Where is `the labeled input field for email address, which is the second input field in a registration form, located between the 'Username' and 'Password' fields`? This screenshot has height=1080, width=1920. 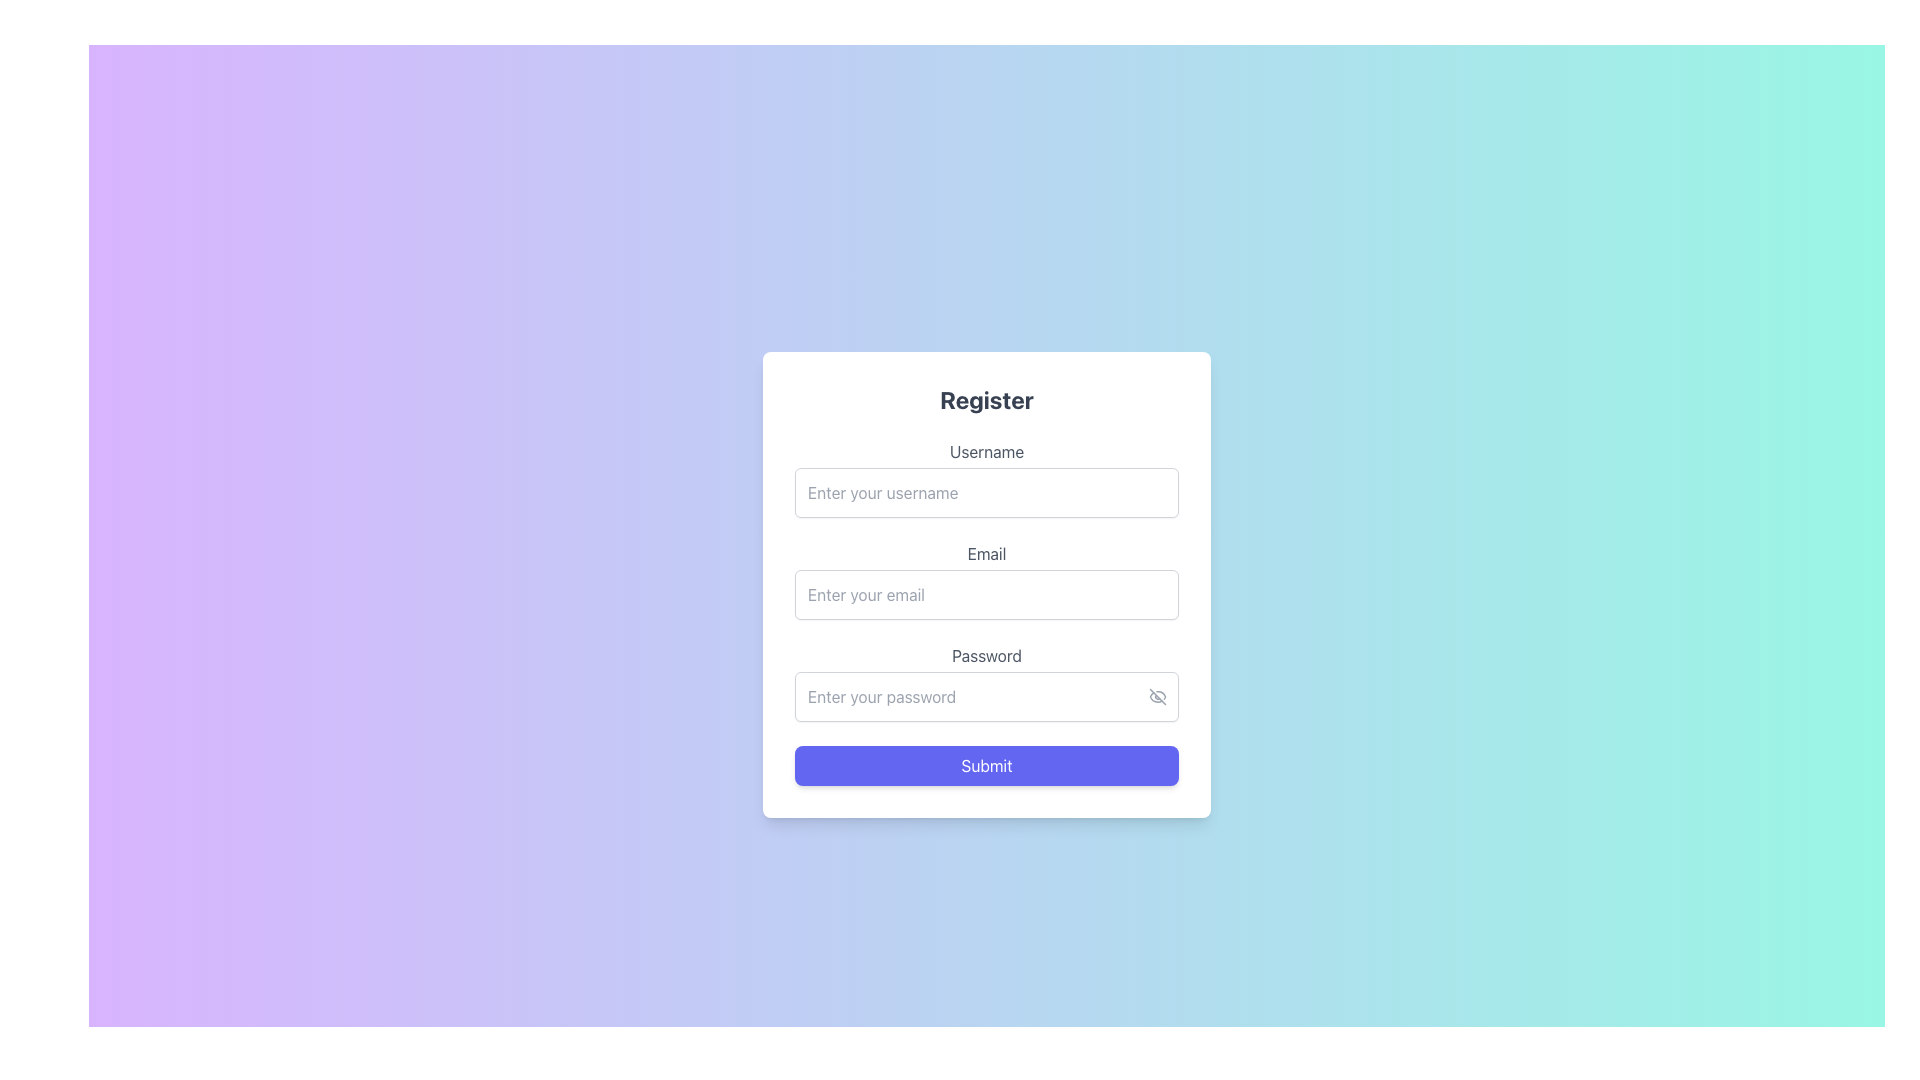
the labeled input field for email address, which is the second input field in a registration form, located between the 'Username' and 'Password' fields is located at coordinates (987, 581).